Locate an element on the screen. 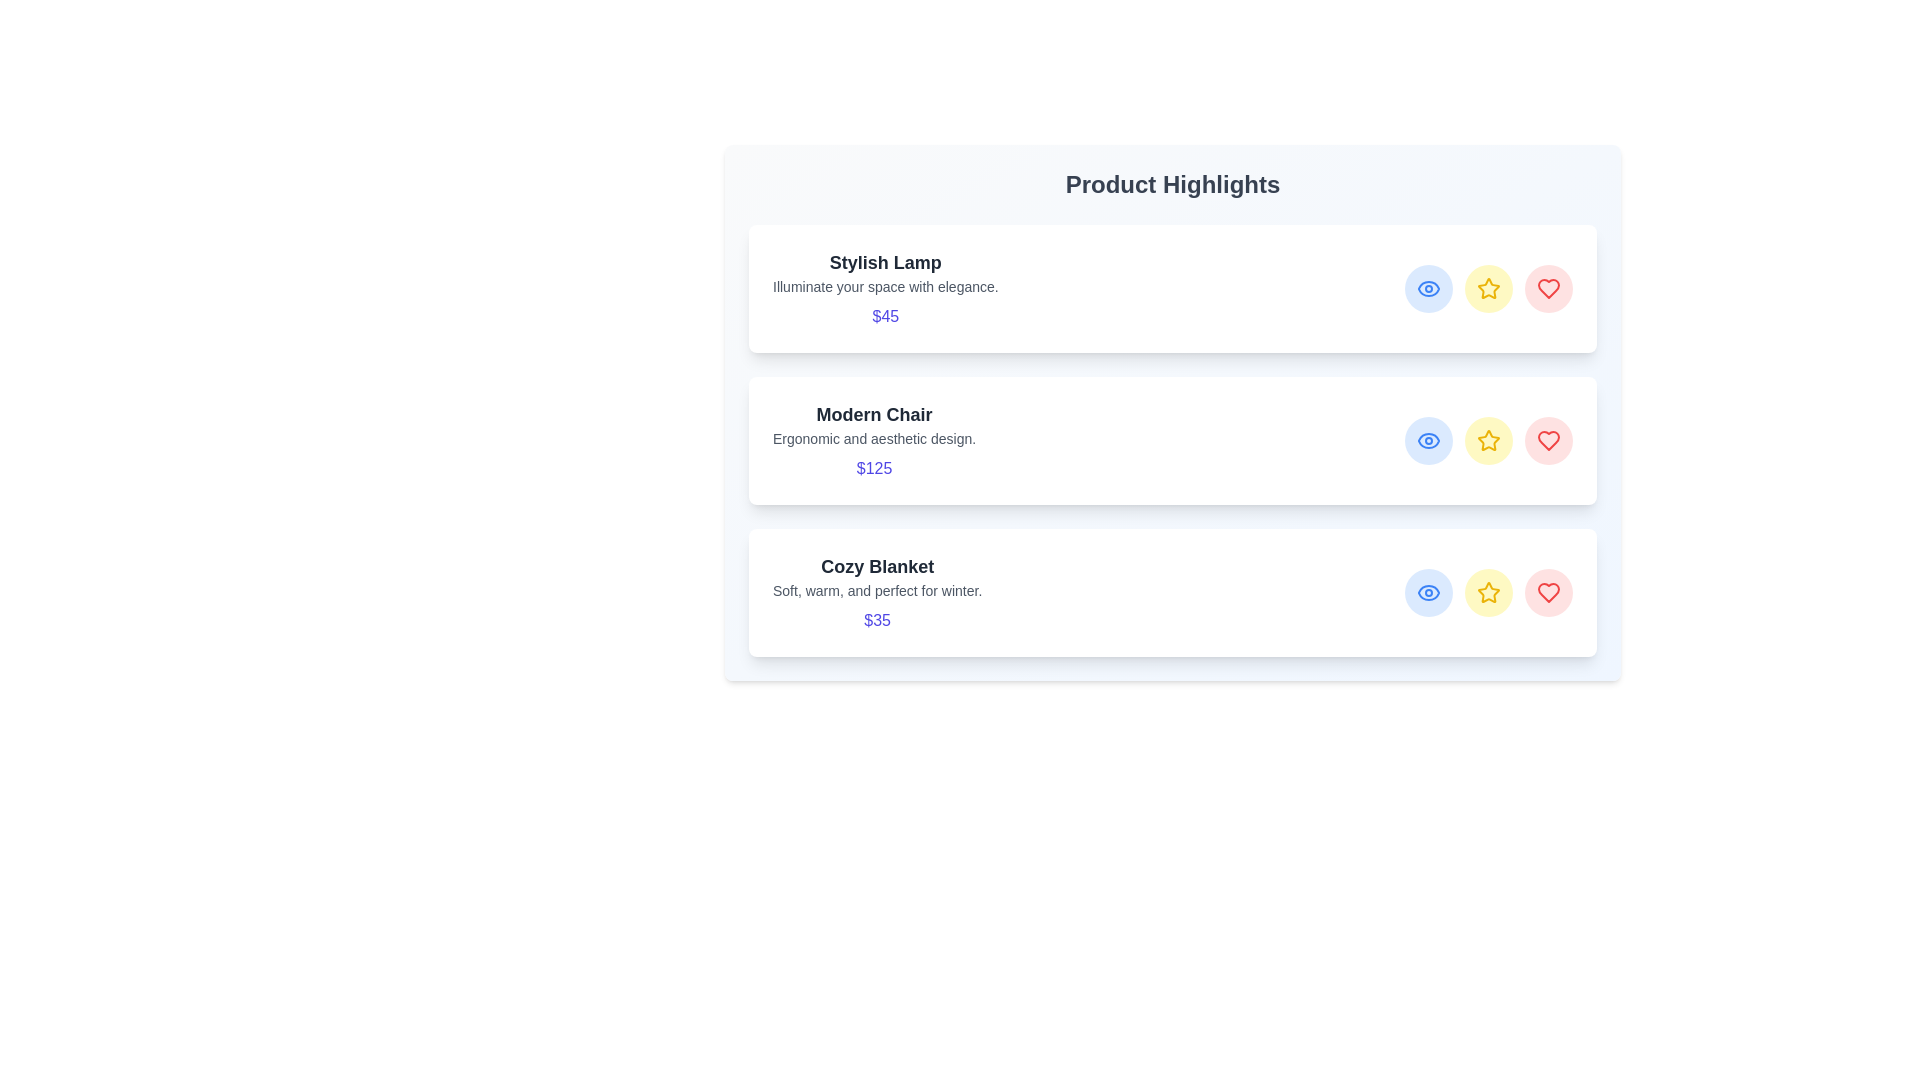 The image size is (1920, 1080). the product Modern Chair to view its hover effects is located at coordinates (1172, 439).